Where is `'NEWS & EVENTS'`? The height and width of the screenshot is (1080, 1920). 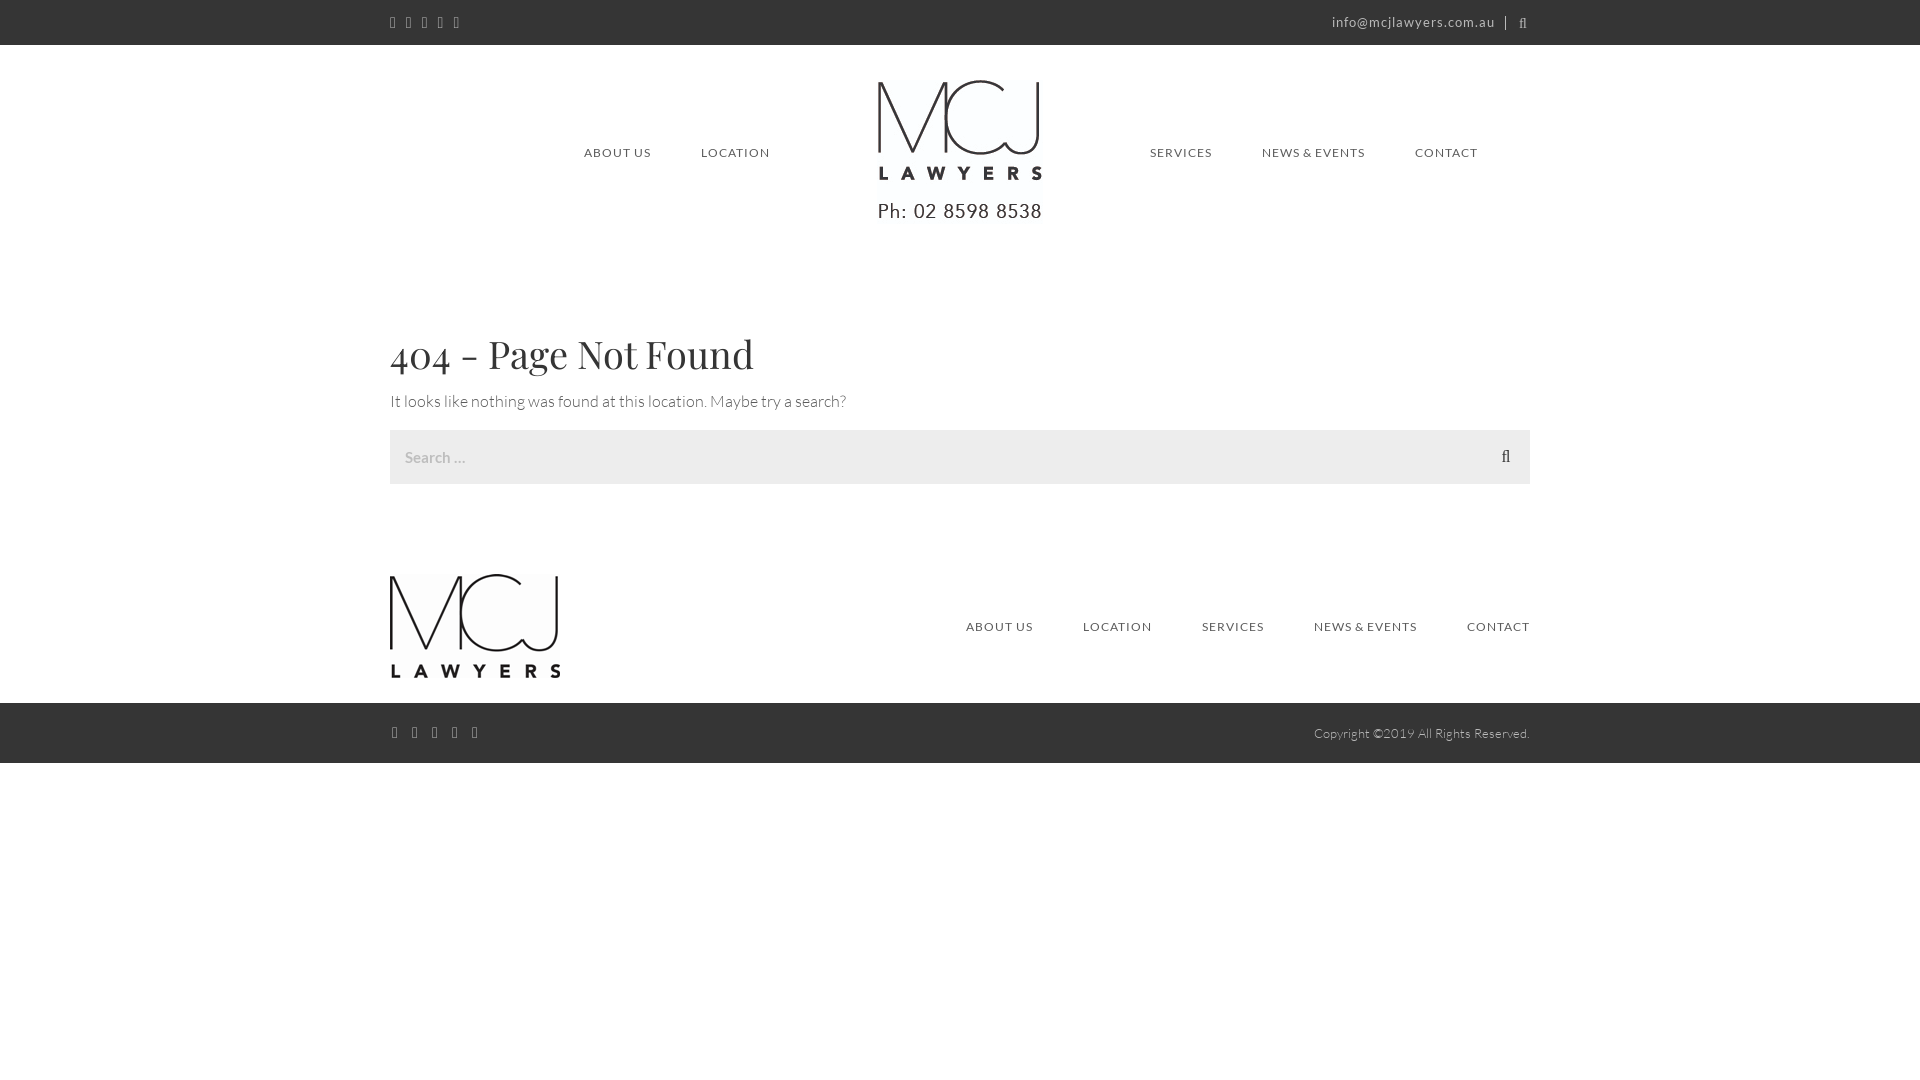
'NEWS & EVENTS' is located at coordinates (1313, 151).